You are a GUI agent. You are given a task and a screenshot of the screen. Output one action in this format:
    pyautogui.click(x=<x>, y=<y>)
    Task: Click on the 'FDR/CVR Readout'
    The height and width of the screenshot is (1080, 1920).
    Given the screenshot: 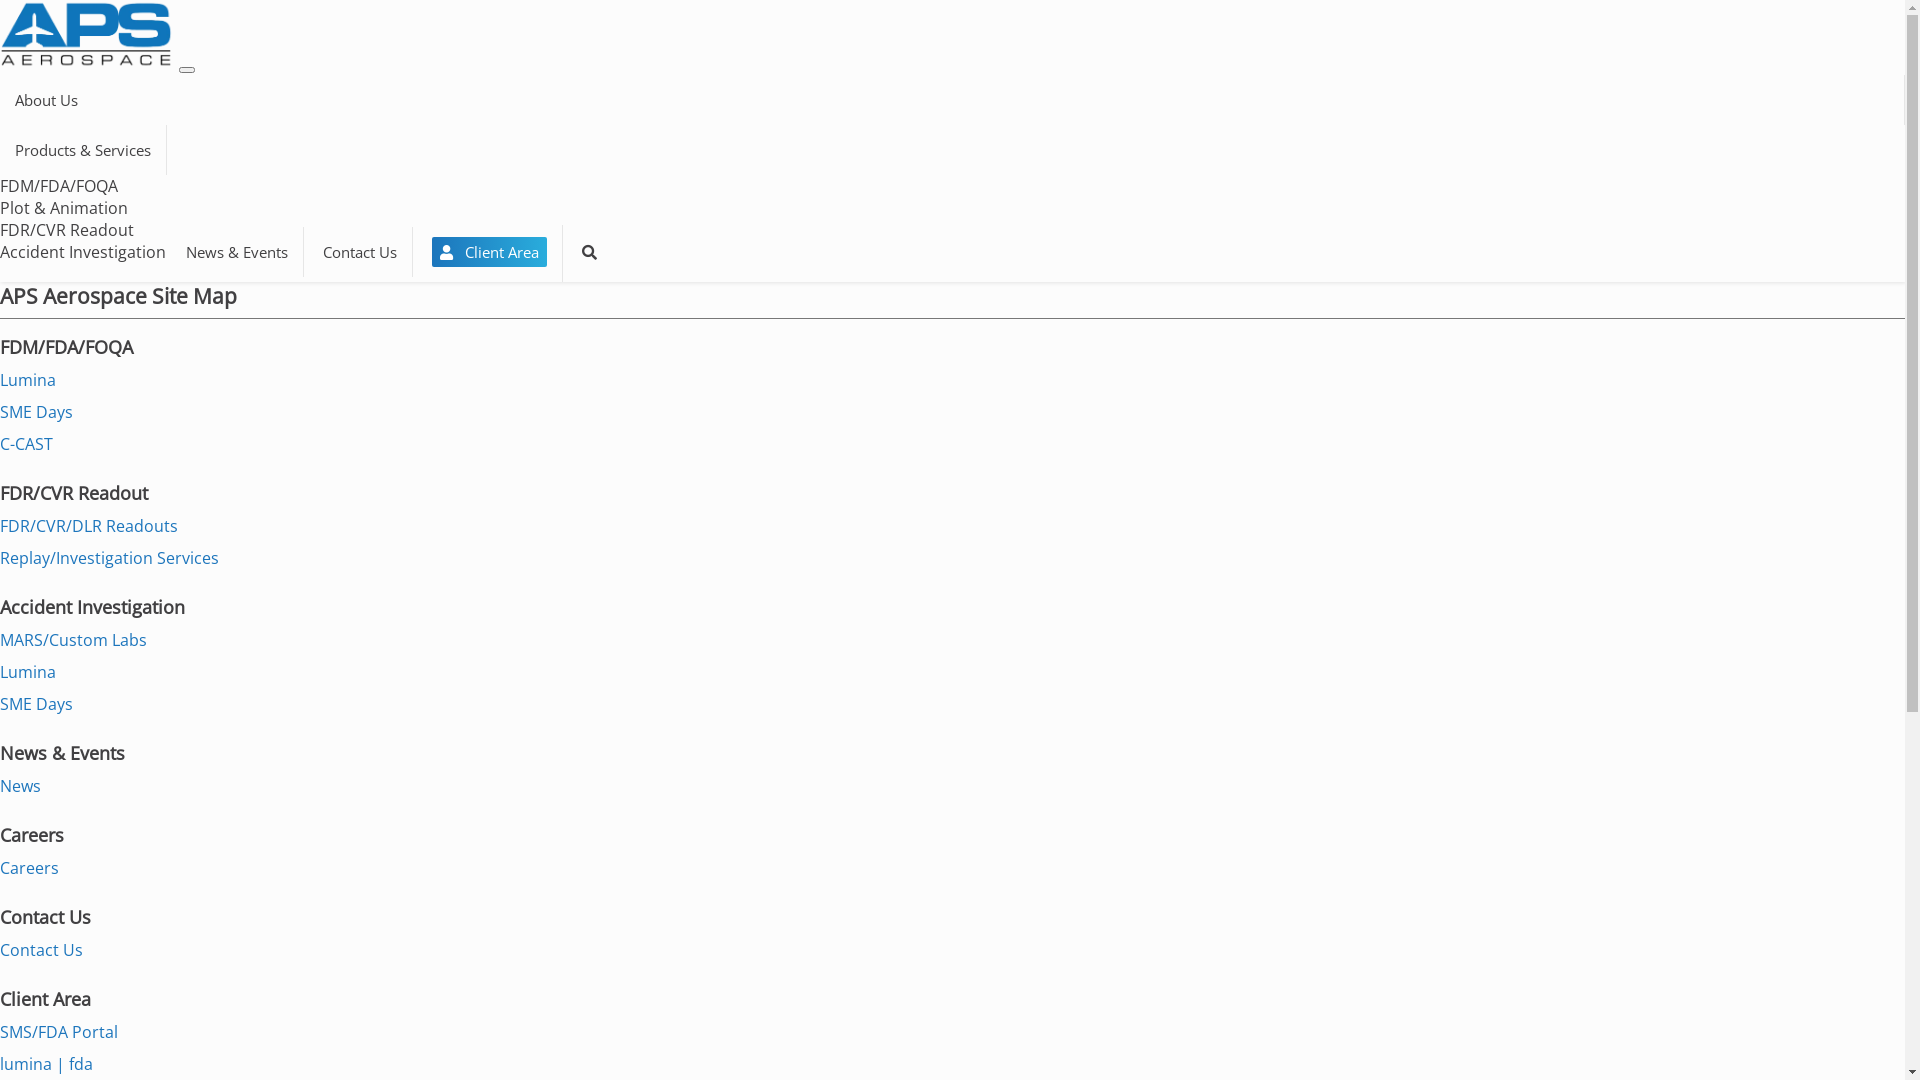 What is the action you would take?
    pyautogui.click(x=67, y=229)
    